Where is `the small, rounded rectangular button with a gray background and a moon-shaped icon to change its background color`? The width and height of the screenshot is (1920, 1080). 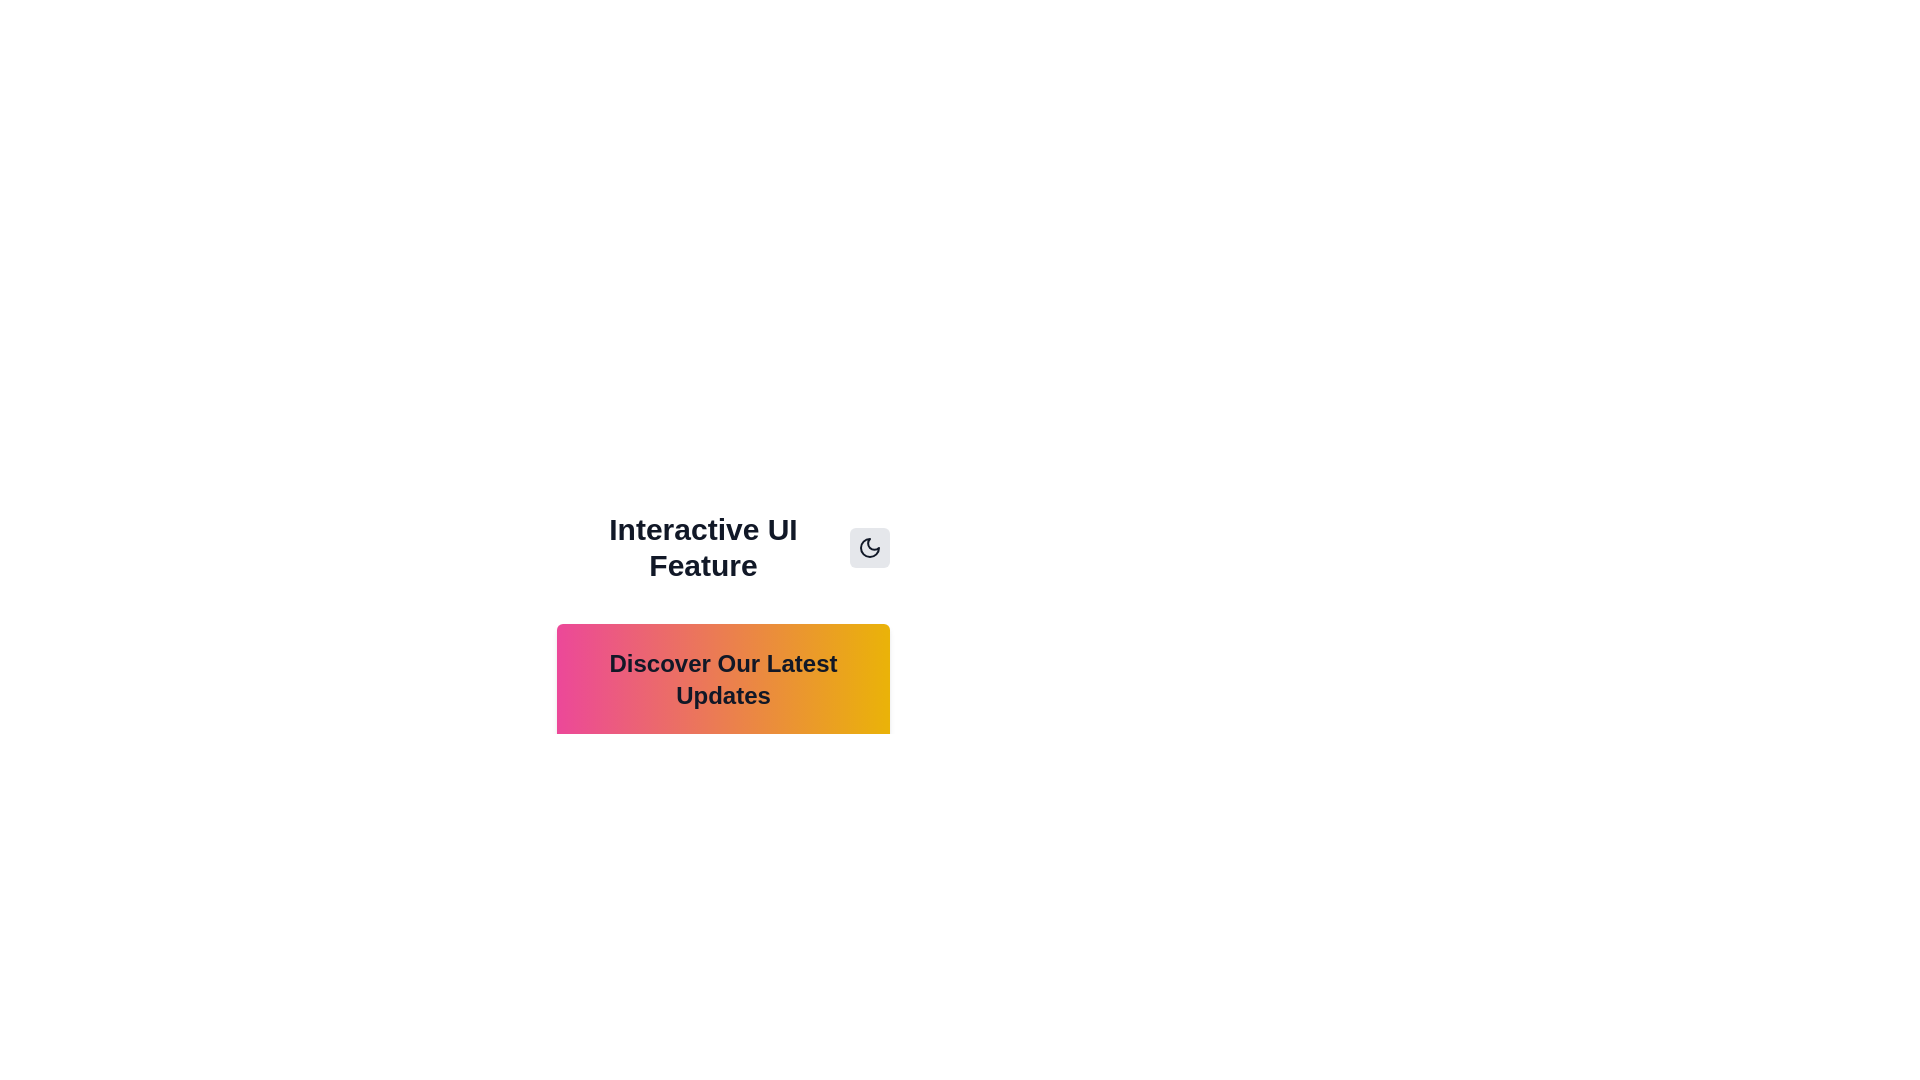
the small, rounded rectangular button with a gray background and a moon-shaped icon to change its background color is located at coordinates (869, 547).